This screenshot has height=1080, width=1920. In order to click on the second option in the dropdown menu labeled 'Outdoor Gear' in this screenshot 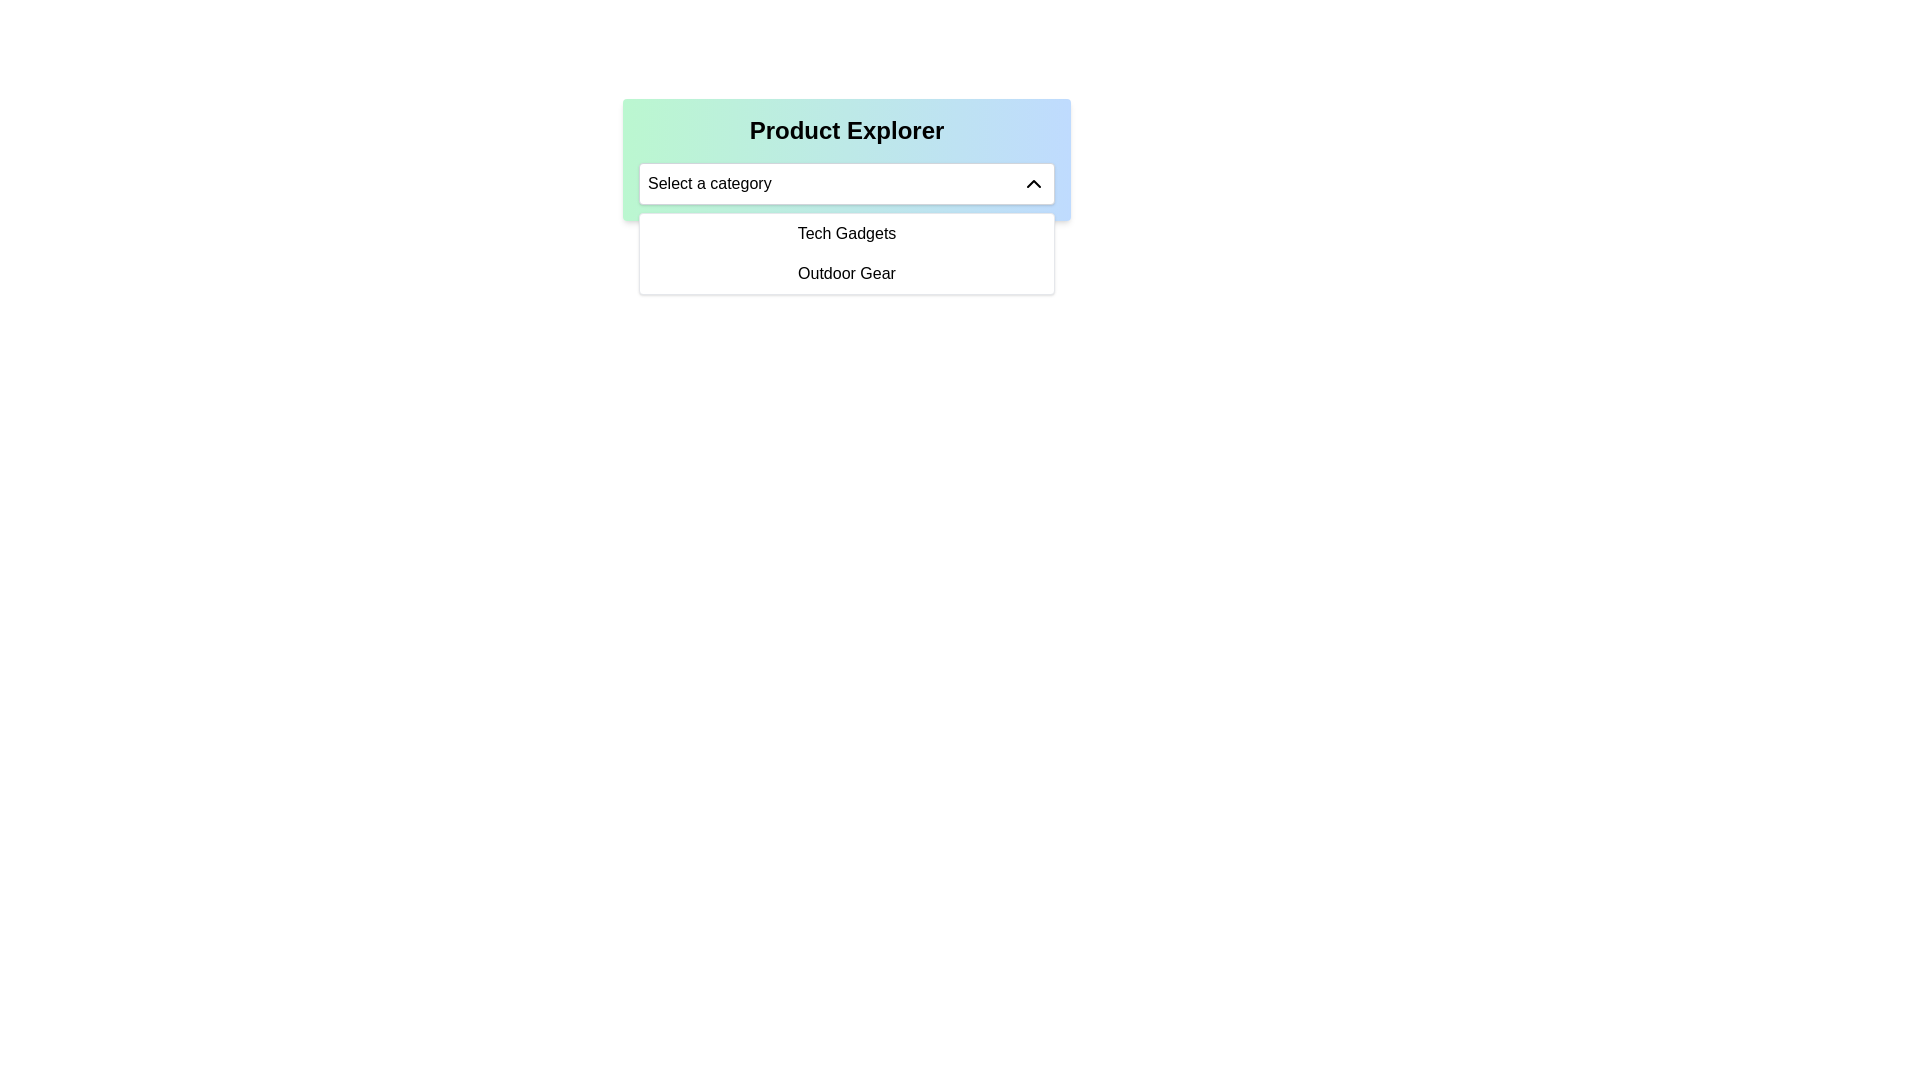, I will do `click(846, 273)`.